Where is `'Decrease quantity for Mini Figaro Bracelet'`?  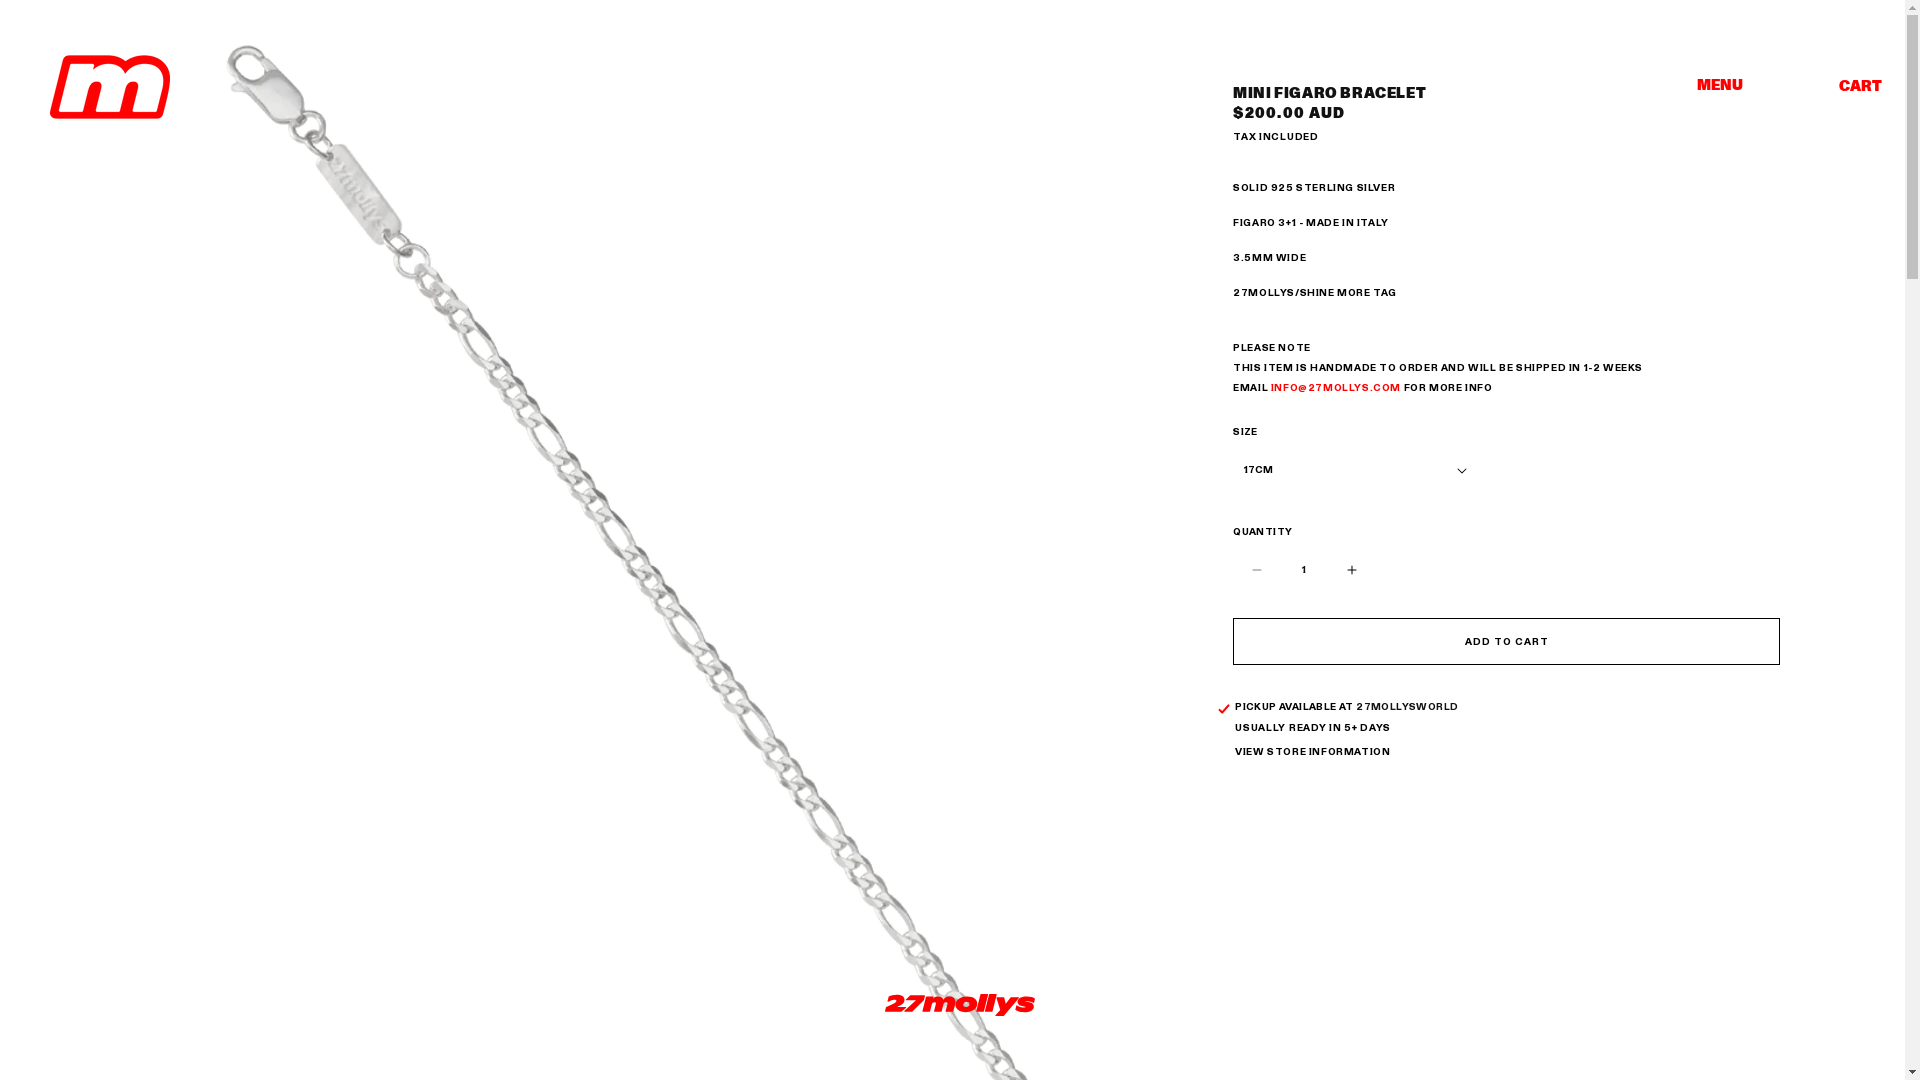 'Decrease quantity for Mini Figaro Bracelet' is located at coordinates (1255, 569).